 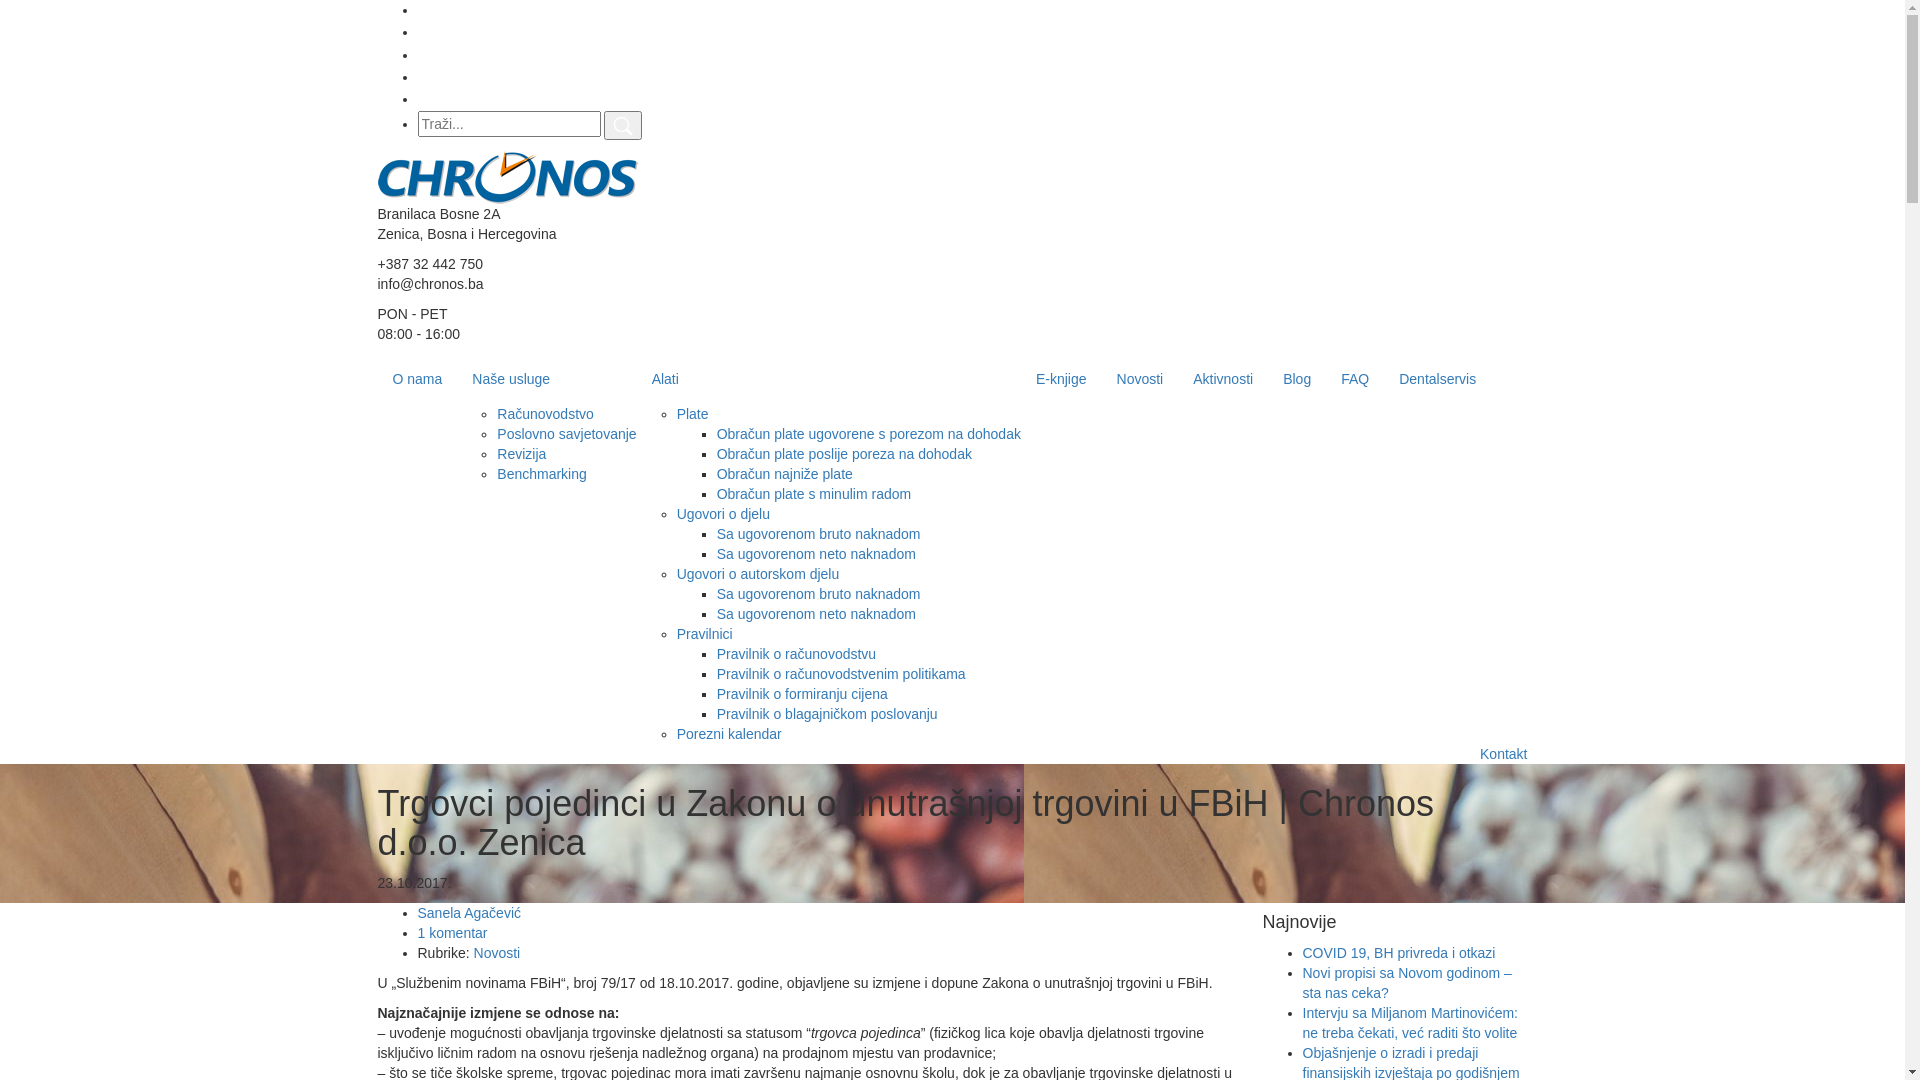 I want to click on 'Ugovori o autorskom djelu', so click(x=757, y=574).